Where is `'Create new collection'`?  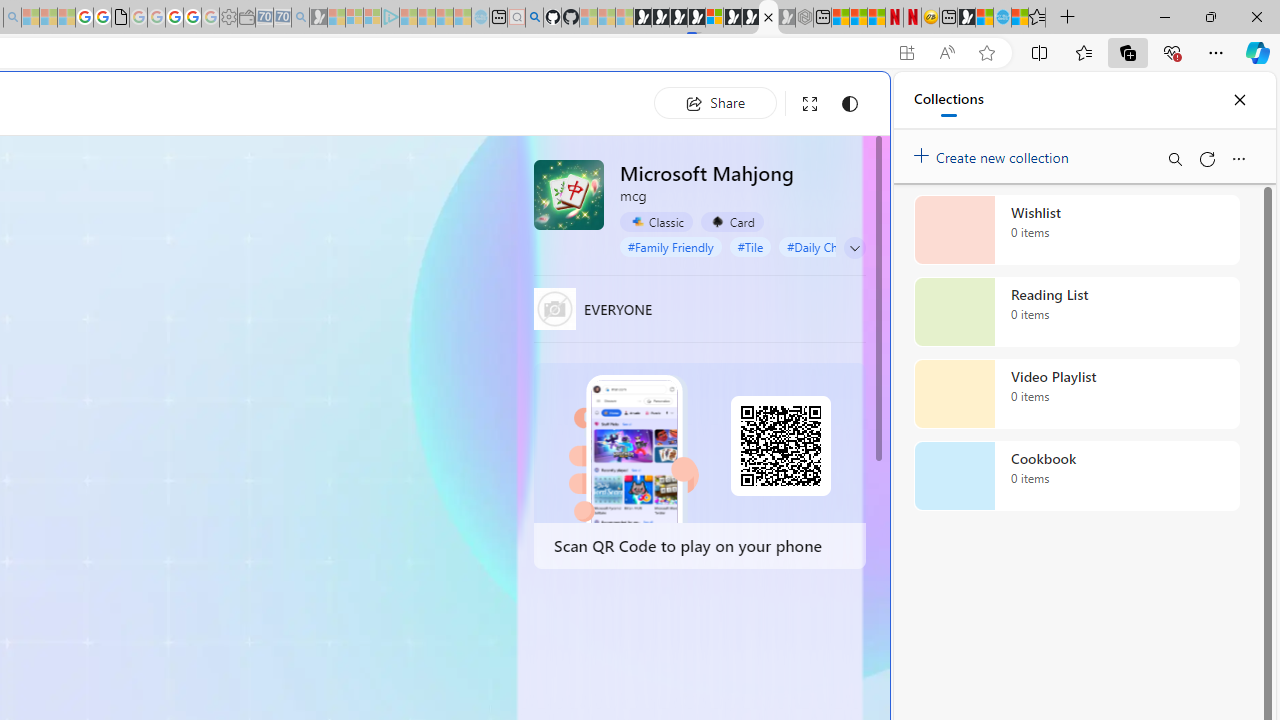
'Create new collection' is located at coordinates (995, 152).